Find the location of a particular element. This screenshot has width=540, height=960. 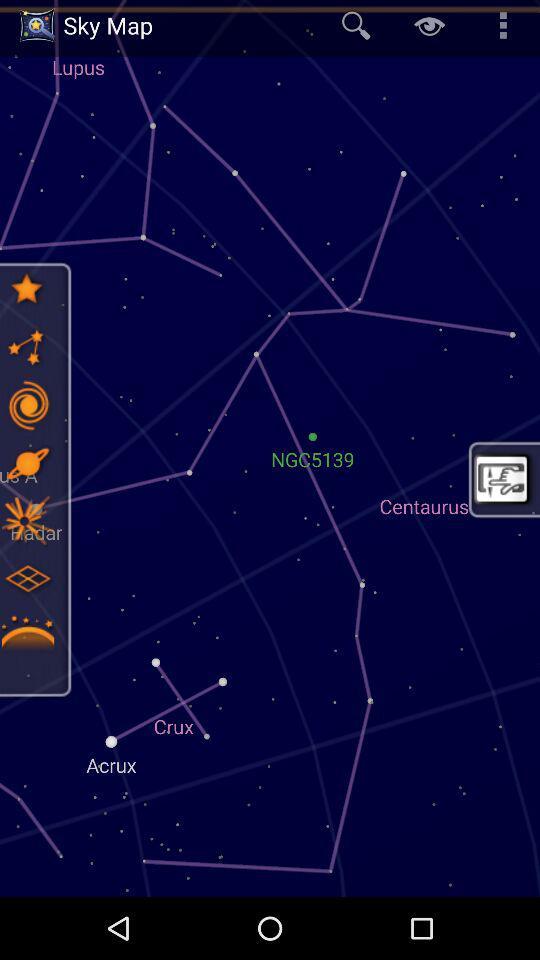

the wallpaper icon is located at coordinates (502, 479).